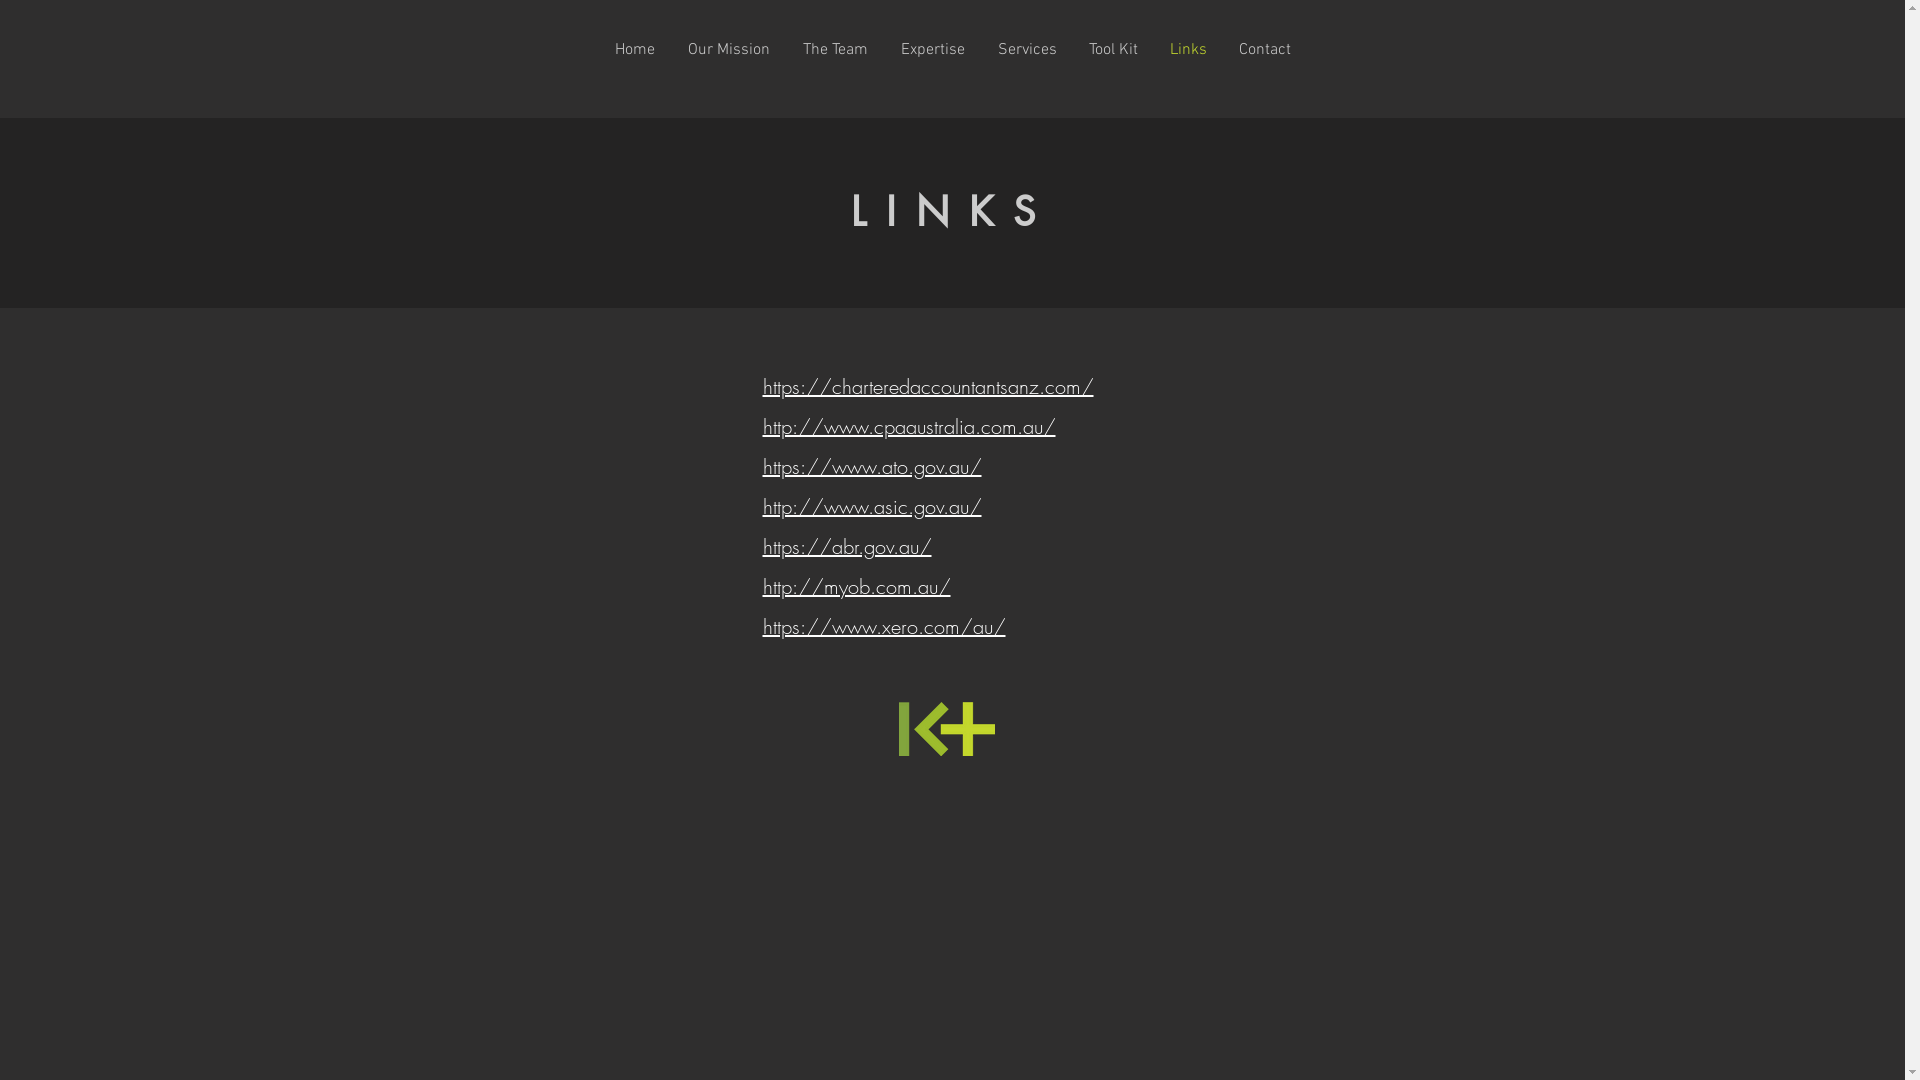 Image resolution: width=1920 pixels, height=1080 pixels. I want to click on 'Links', so click(1188, 49).